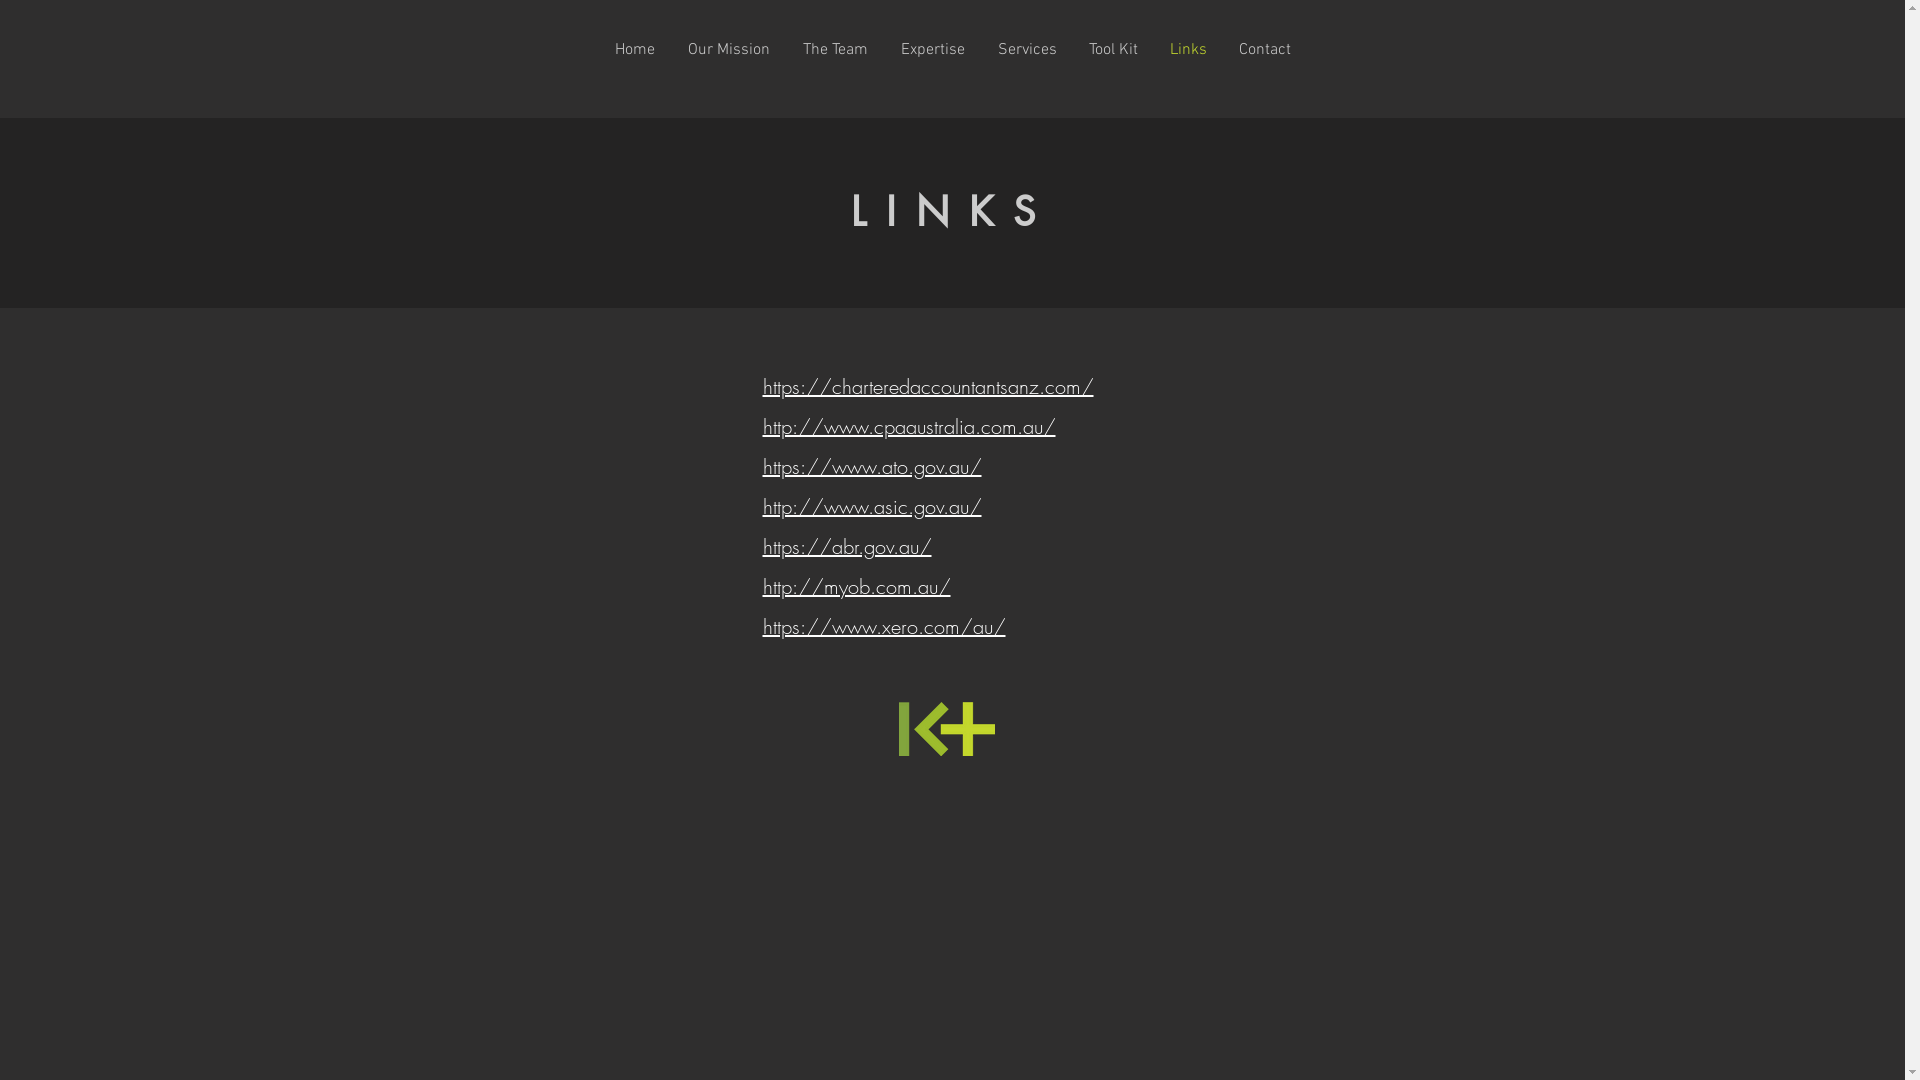 Image resolution: width=1920 pixels, height=1080 pixels. I want to click on 'Links', so click(1188, 49).